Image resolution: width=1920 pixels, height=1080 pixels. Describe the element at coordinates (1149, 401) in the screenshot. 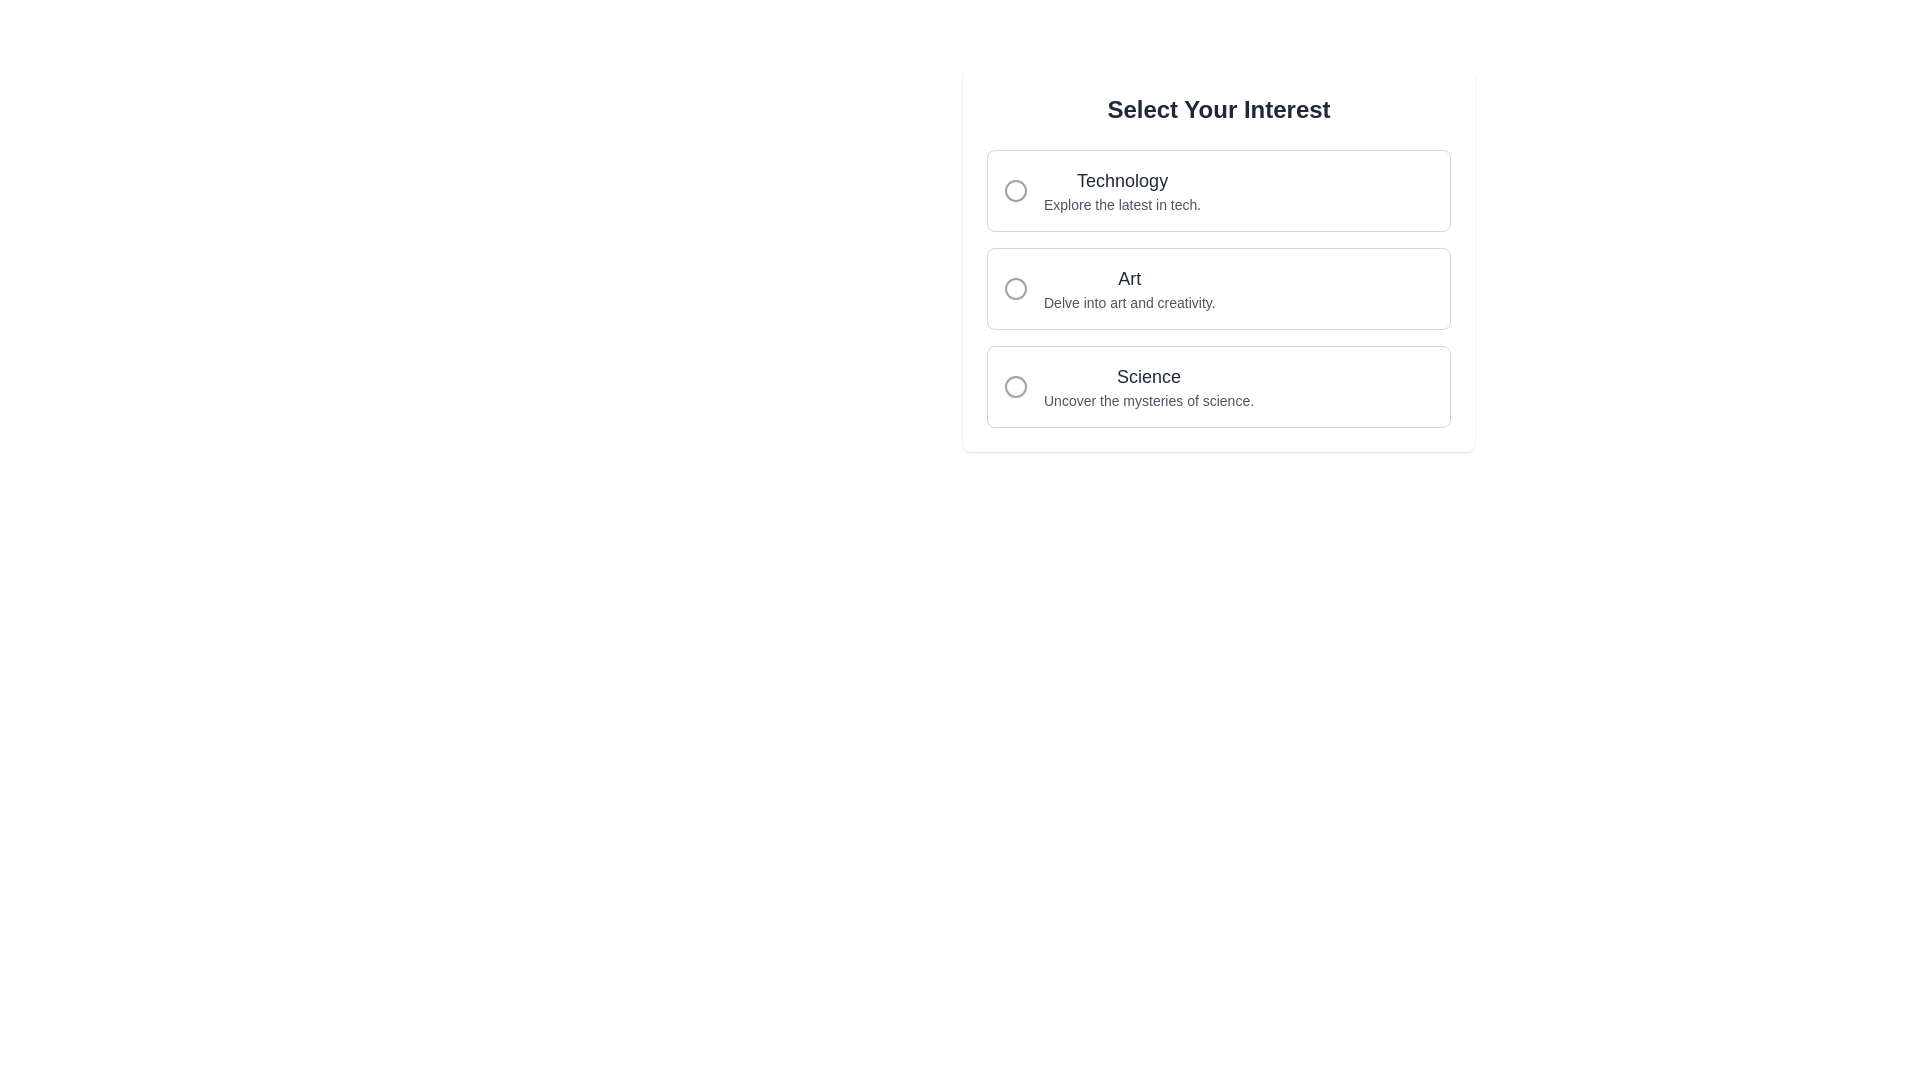

I see `the text element that reads 'Uncover the mysteries of science.' located below the title 'Science' in the third selectable card labeled 'Science'` at that location.